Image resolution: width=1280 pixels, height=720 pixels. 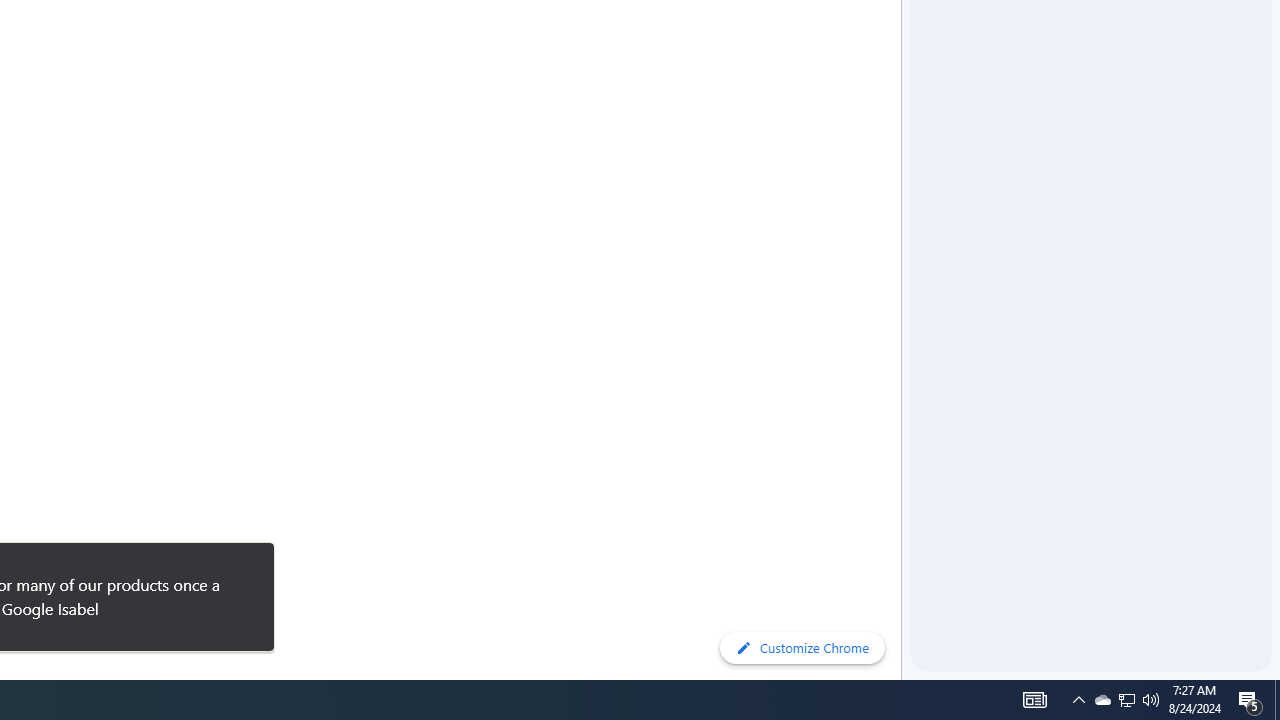 What do you see at coordinates (904, 39) in the screenshot?
I see `'Side Panel Resize Handle'` at bounding box center [904, 39].